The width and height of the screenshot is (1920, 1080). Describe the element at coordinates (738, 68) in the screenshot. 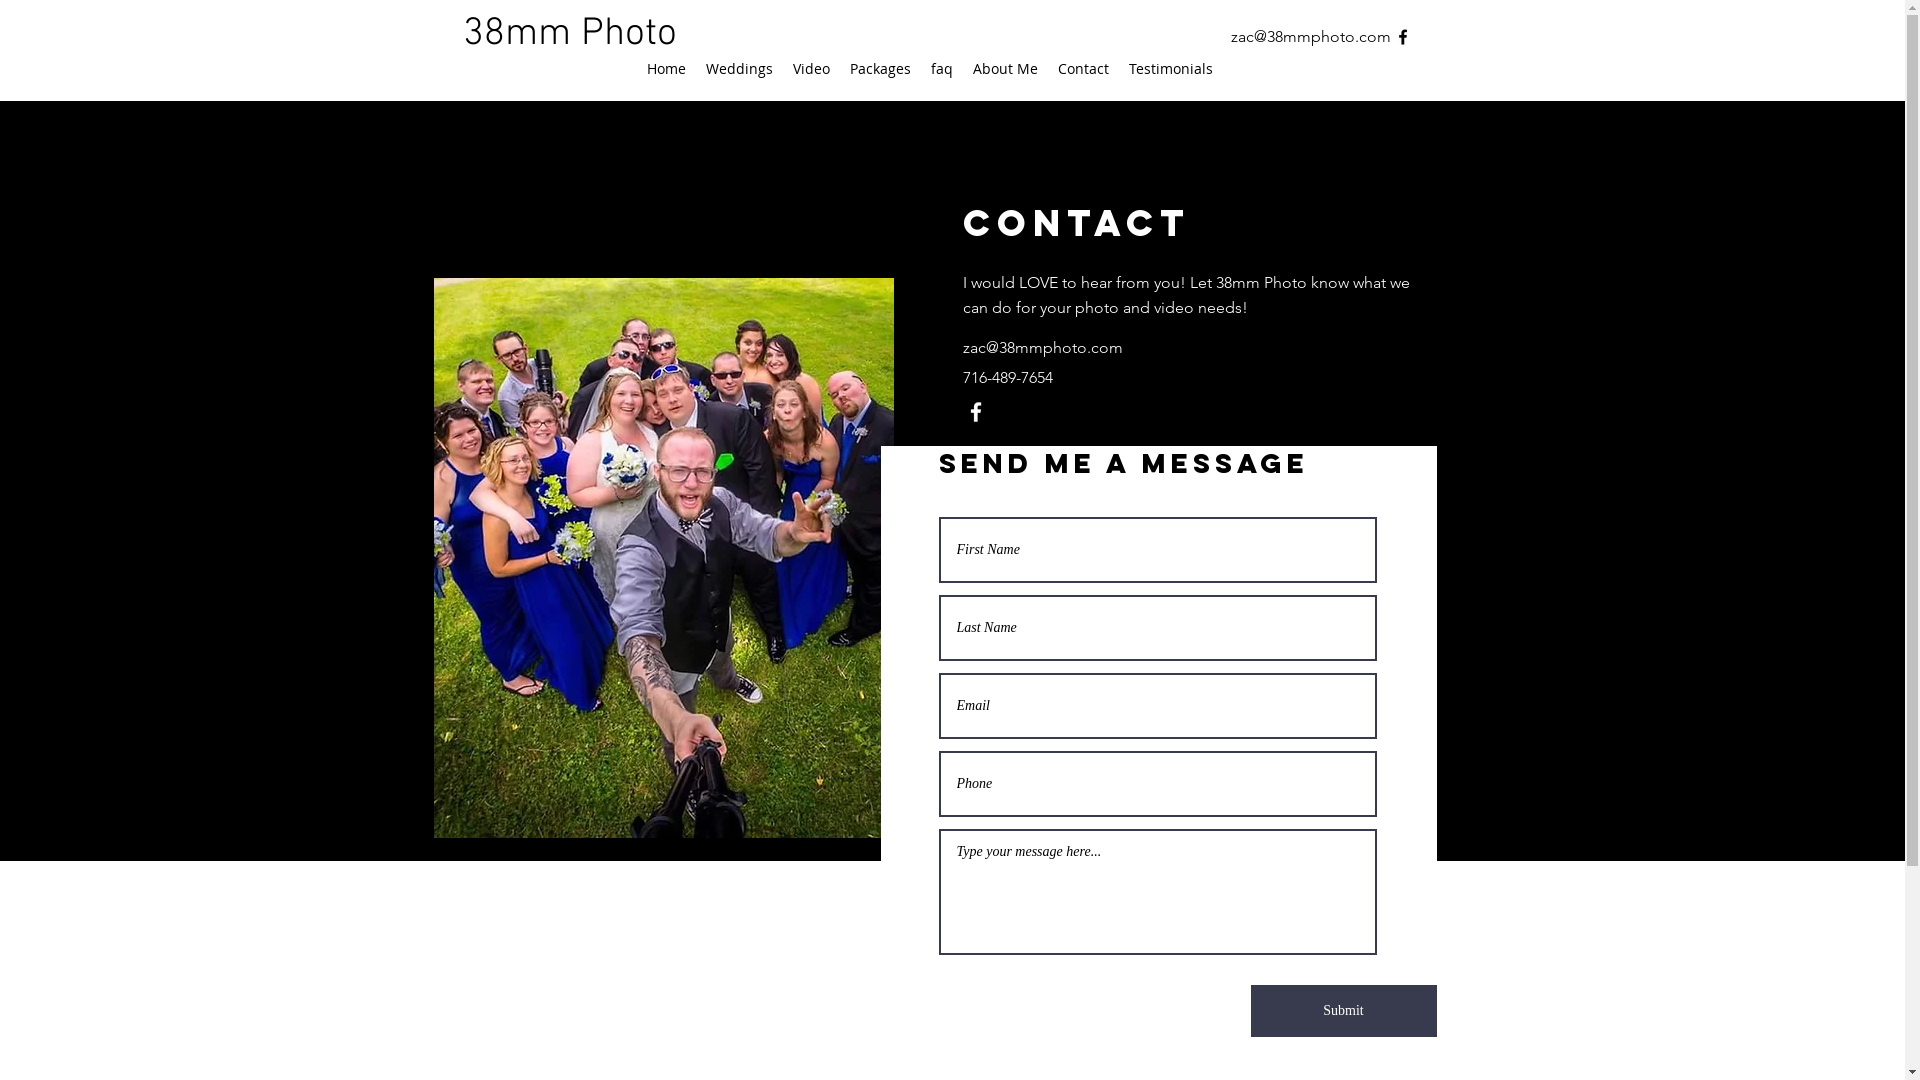

I see `'Weddings'` at that location.